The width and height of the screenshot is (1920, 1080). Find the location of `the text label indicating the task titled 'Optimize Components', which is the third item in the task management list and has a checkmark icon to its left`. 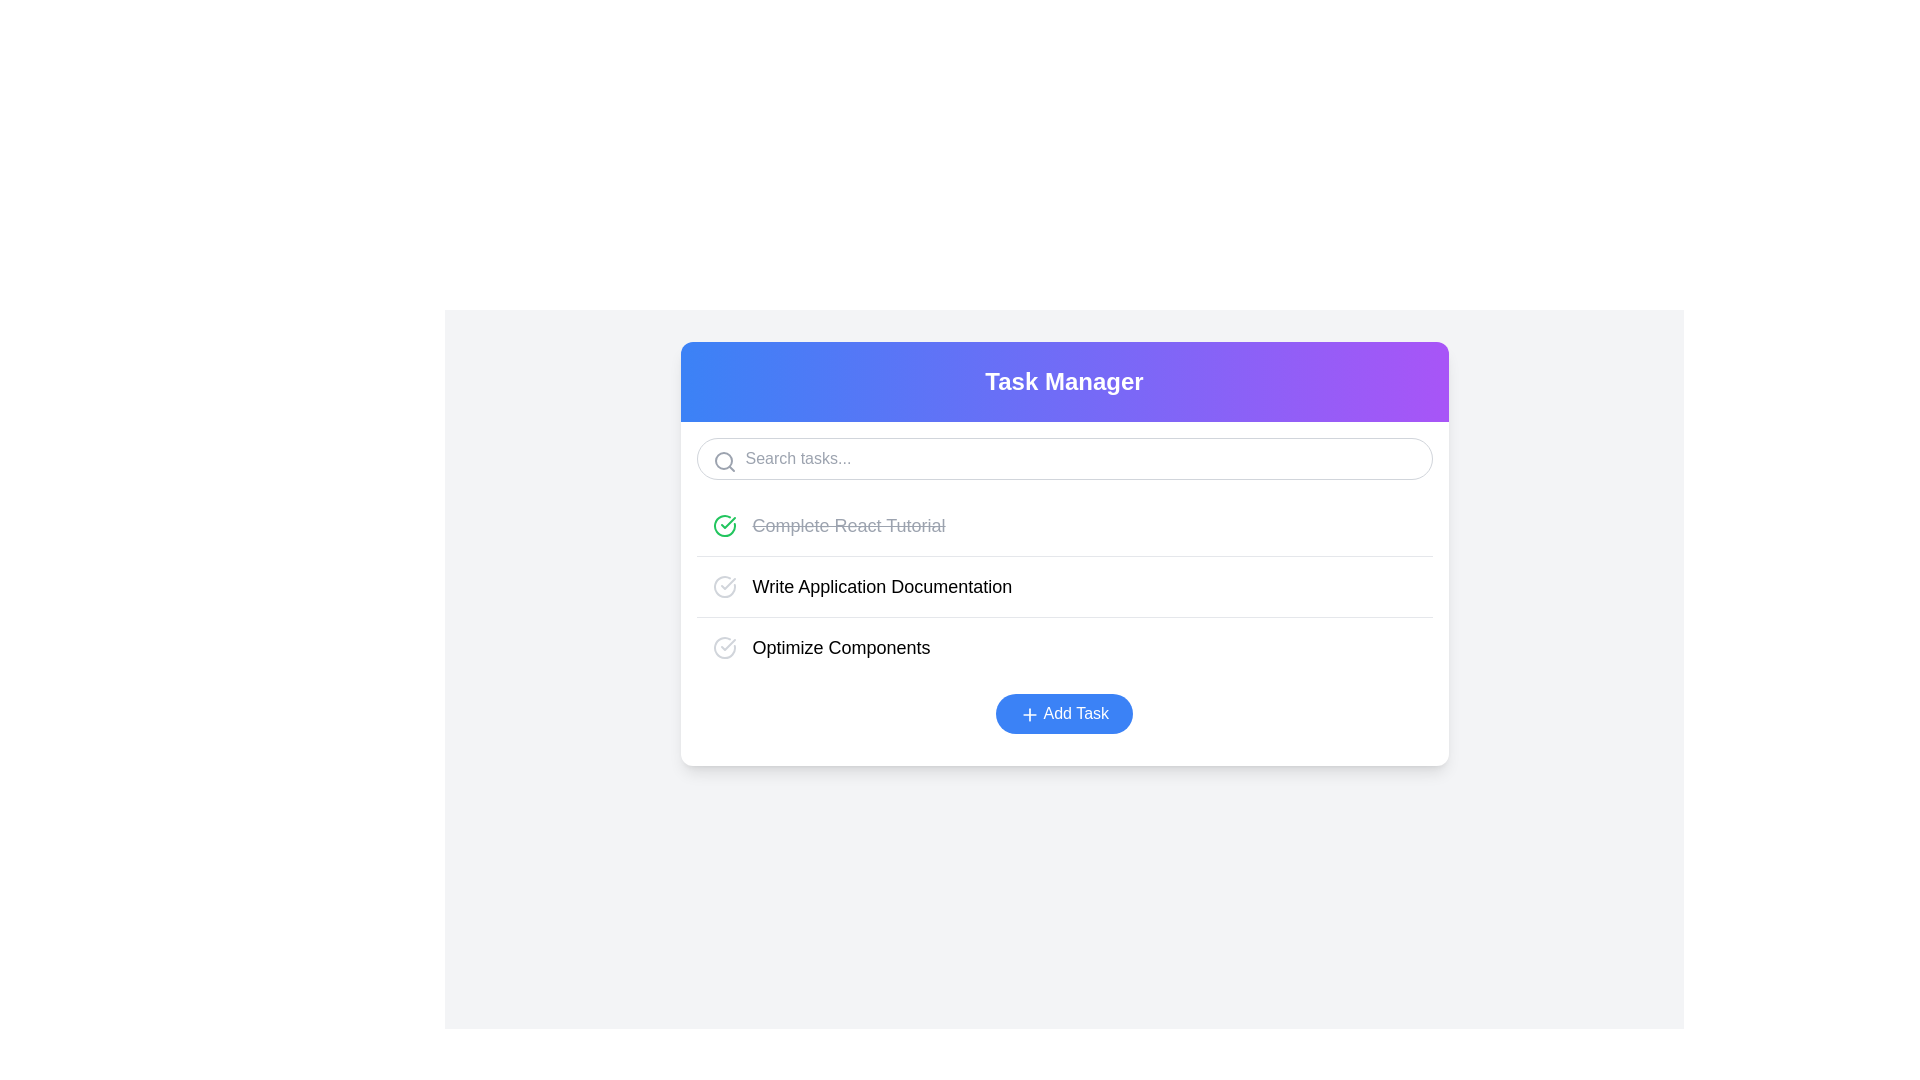

the text label indicating the task titled 'Optimize Components', which is the third item in the task management list and has a checkmark icon to its left is located at coordinates (841, 648).